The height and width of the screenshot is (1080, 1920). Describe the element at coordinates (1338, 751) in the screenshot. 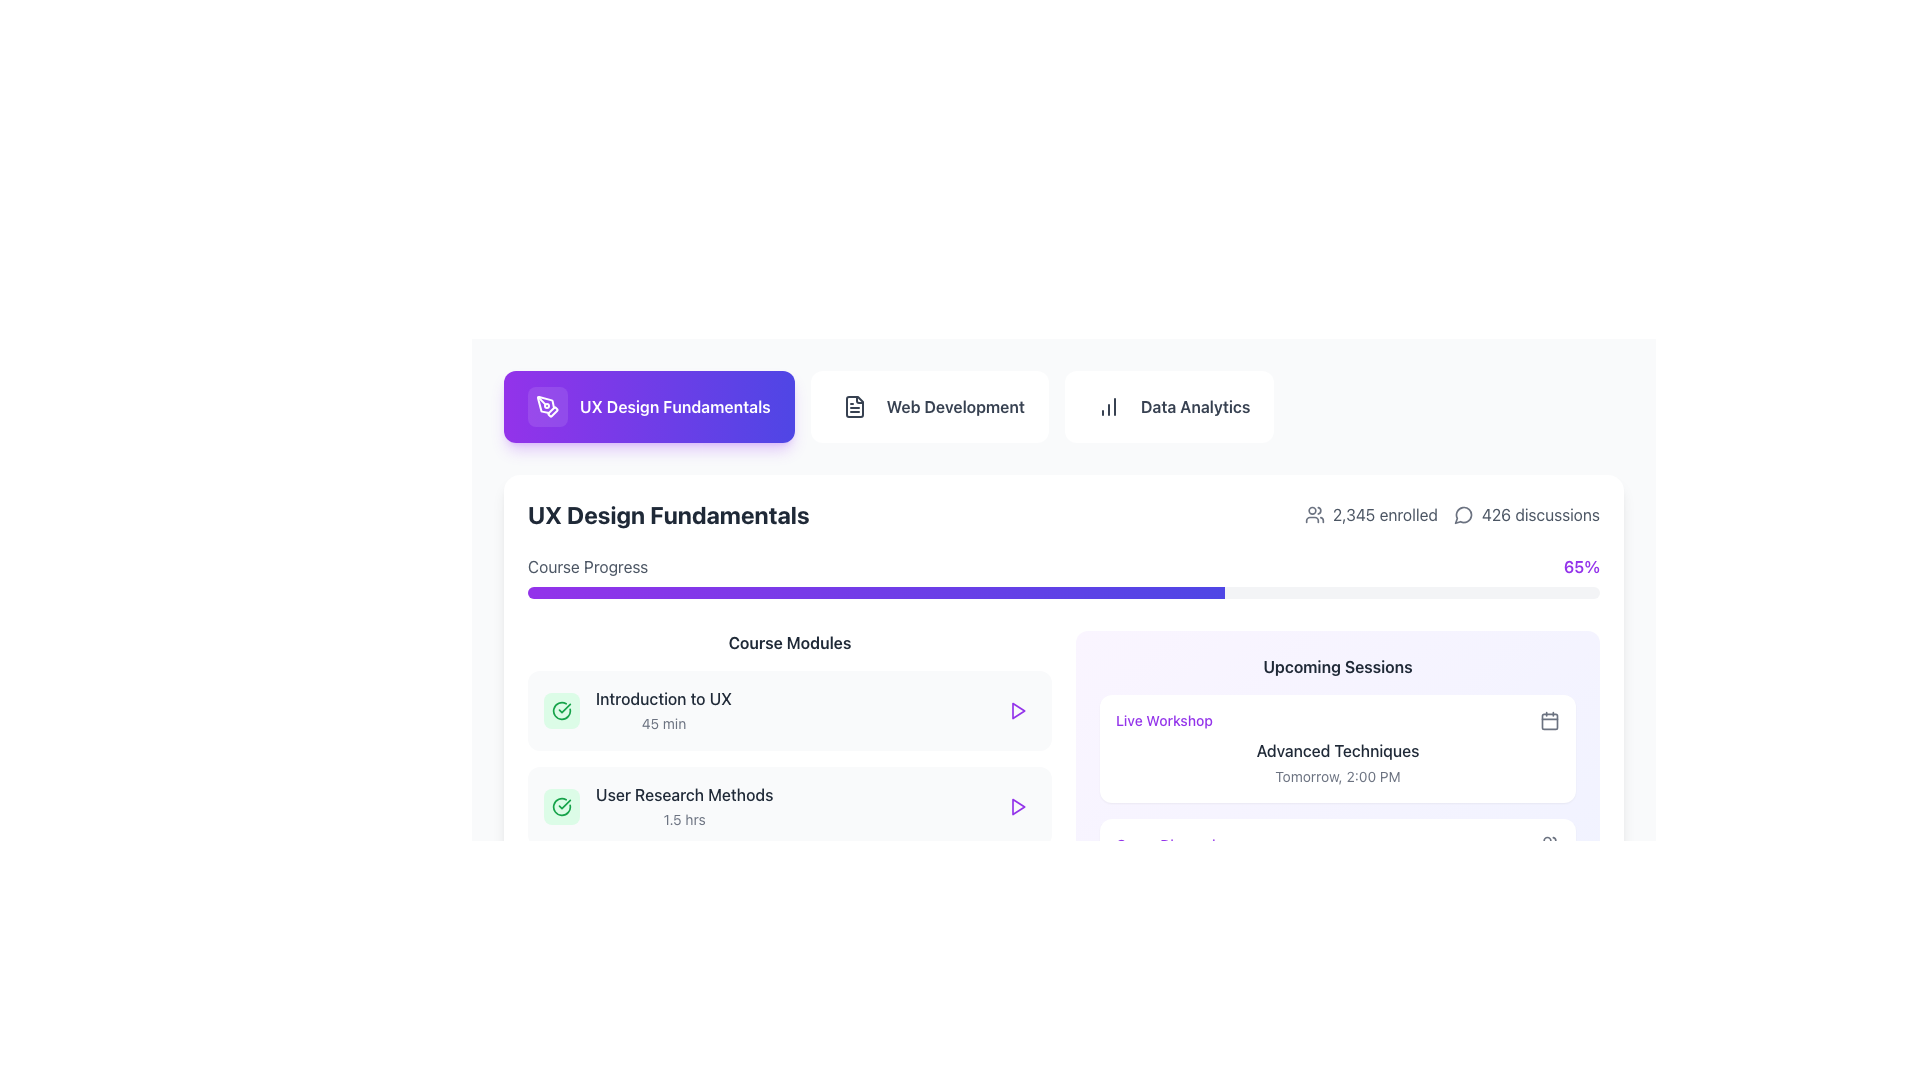

I see `the text 'Advanced Techniques' displayed in gray color within the 'Upcoming Sessions' section, which is styled with a medium-sized font and located below 'Live Workshop'` at that location.